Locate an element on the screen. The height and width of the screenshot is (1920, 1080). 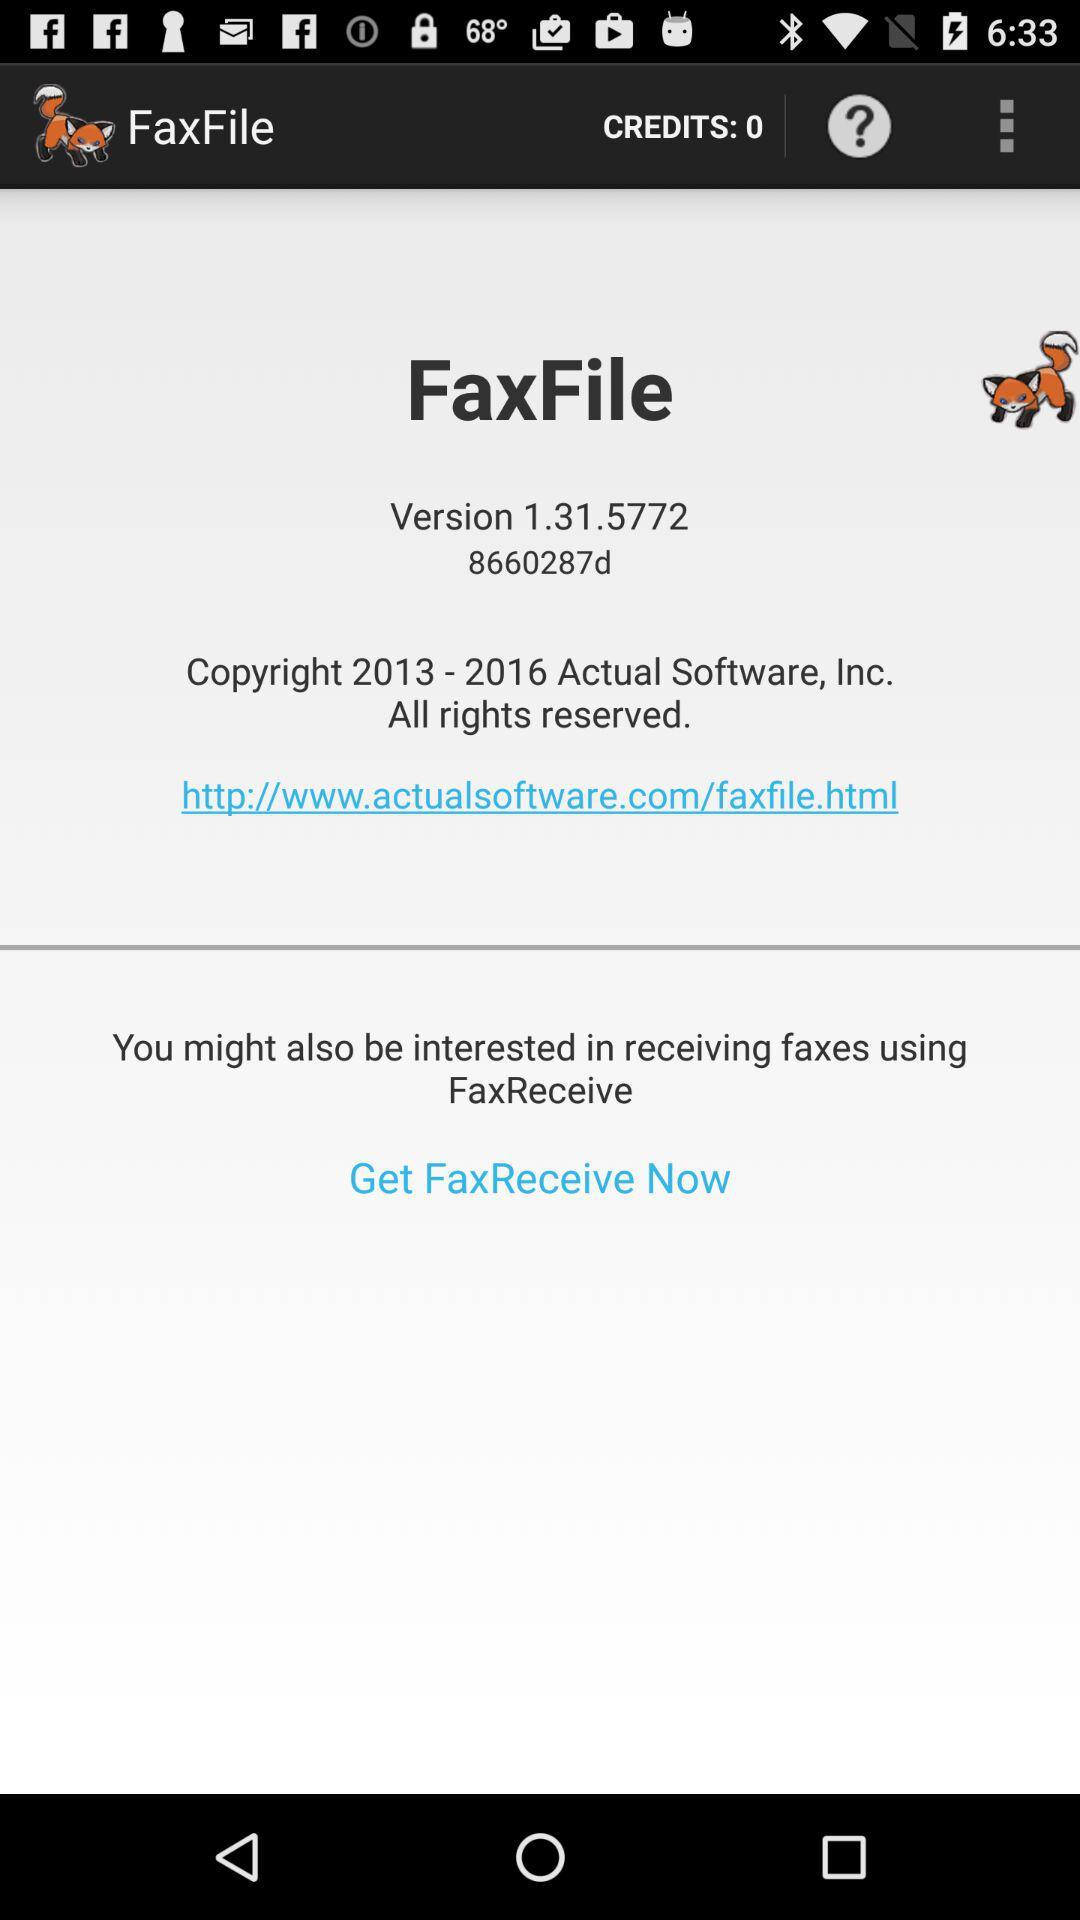
the icon above faxfile item is located at coordinates (682, 124).